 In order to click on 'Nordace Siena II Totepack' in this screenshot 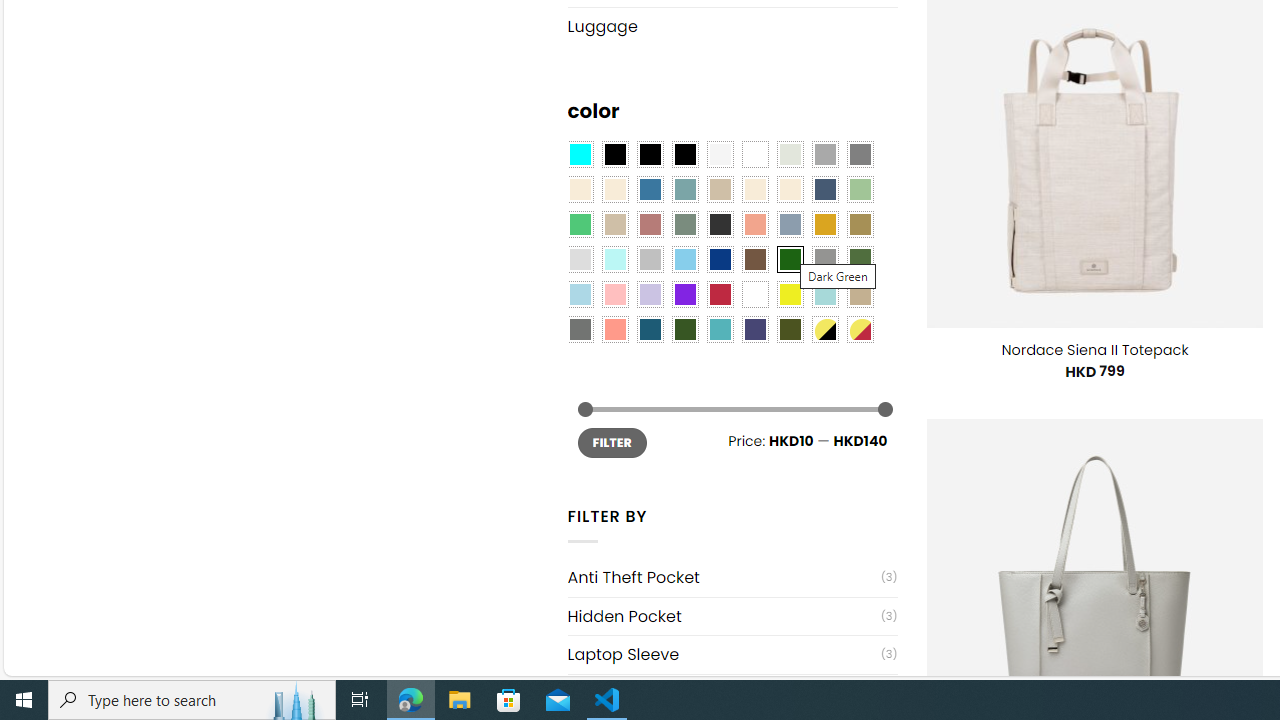, I will do `click(1094, 349)`.